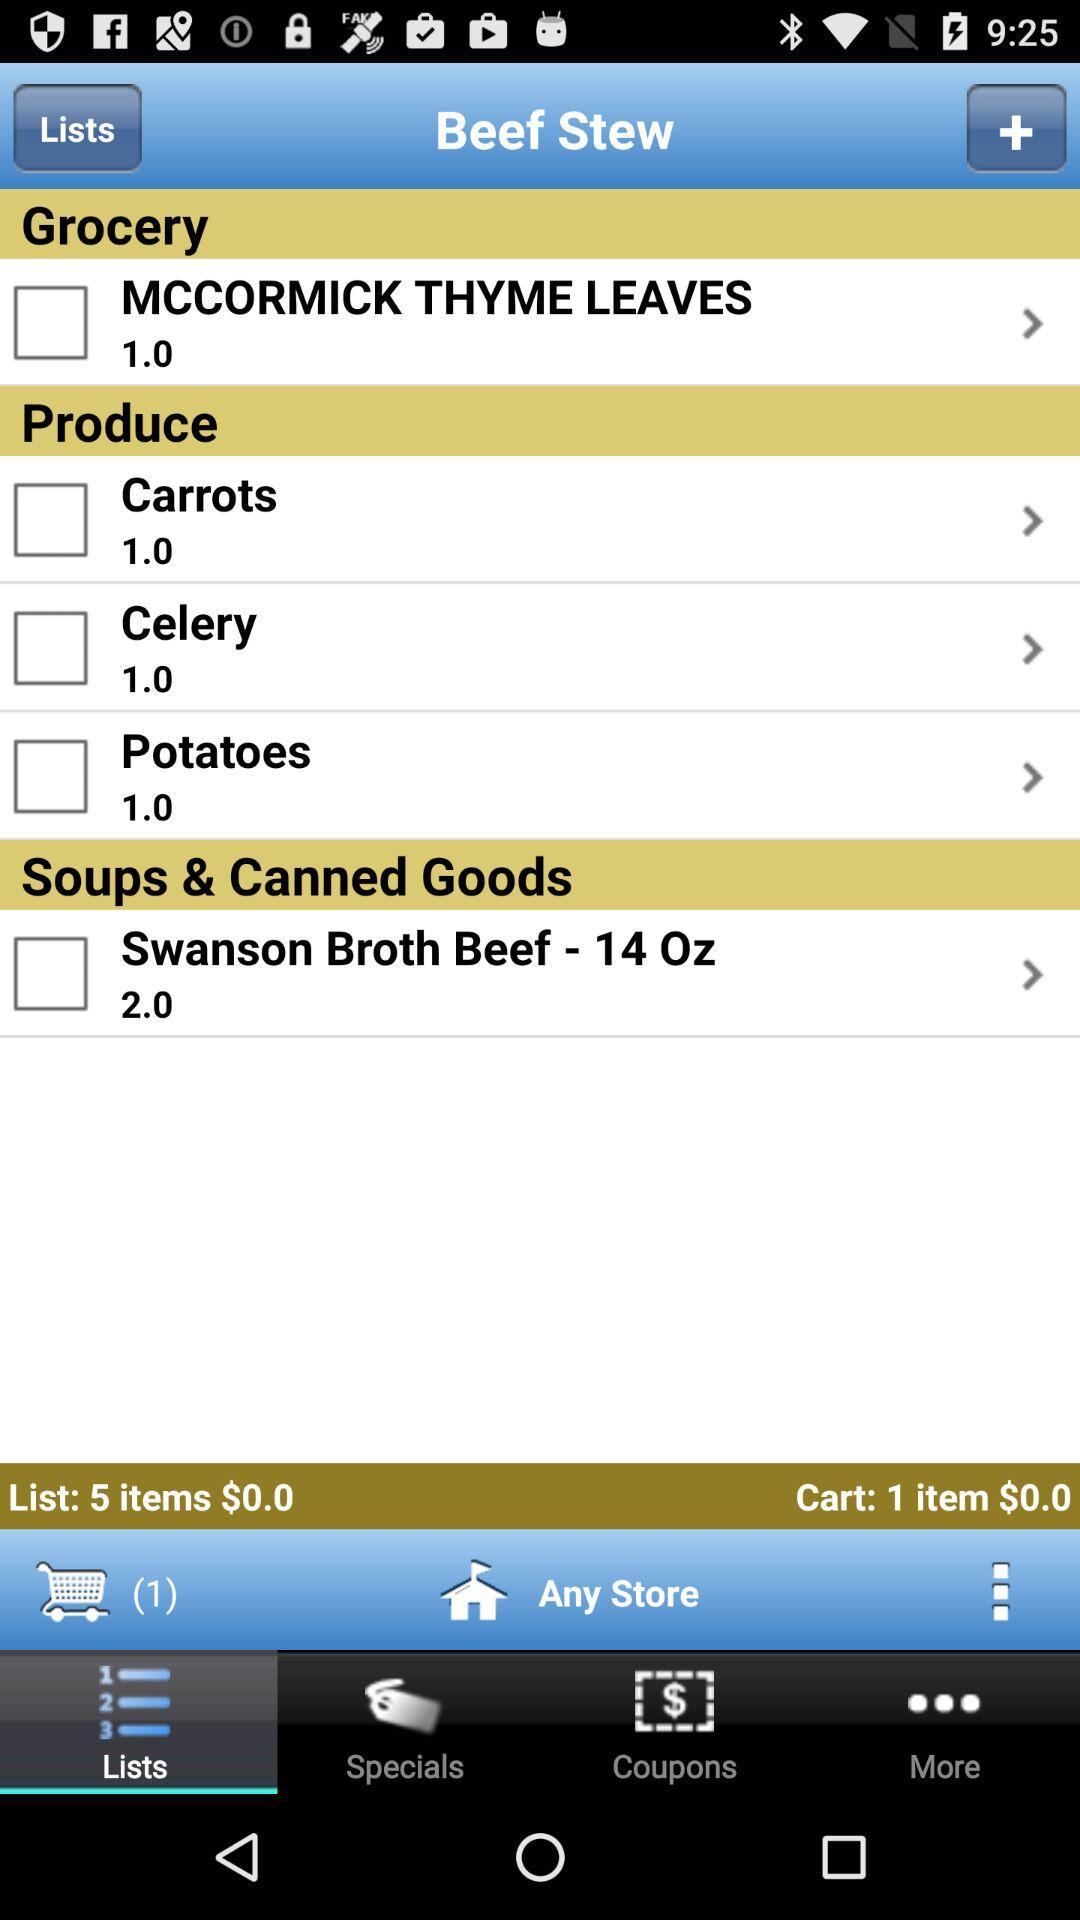  What do you see at coordinates (1000, 1703) in the screenshot?
I see `the more icon` at bounding box center [1000, 1703].